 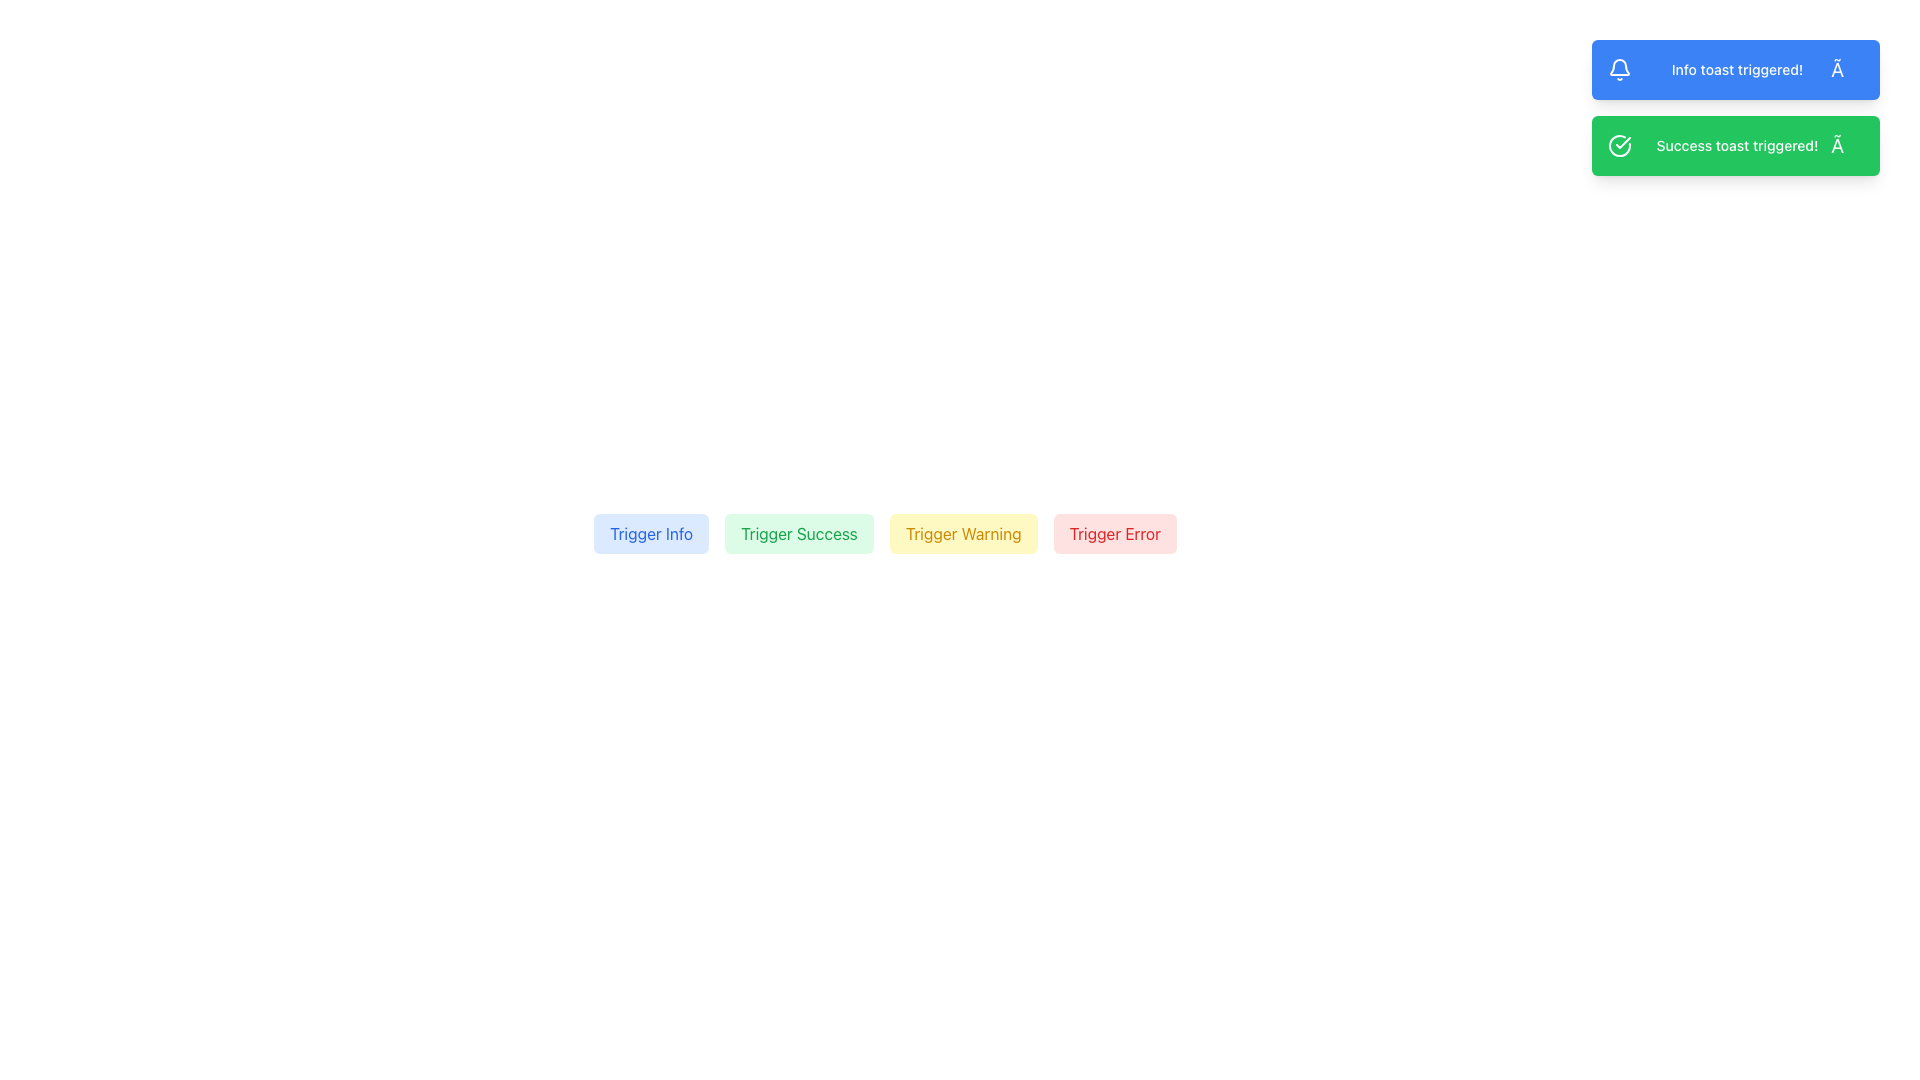 I want to click on the thin white checkmark icon located inside the green notification bar, positioned to the left of the text content, so click(x=1623, y=141).